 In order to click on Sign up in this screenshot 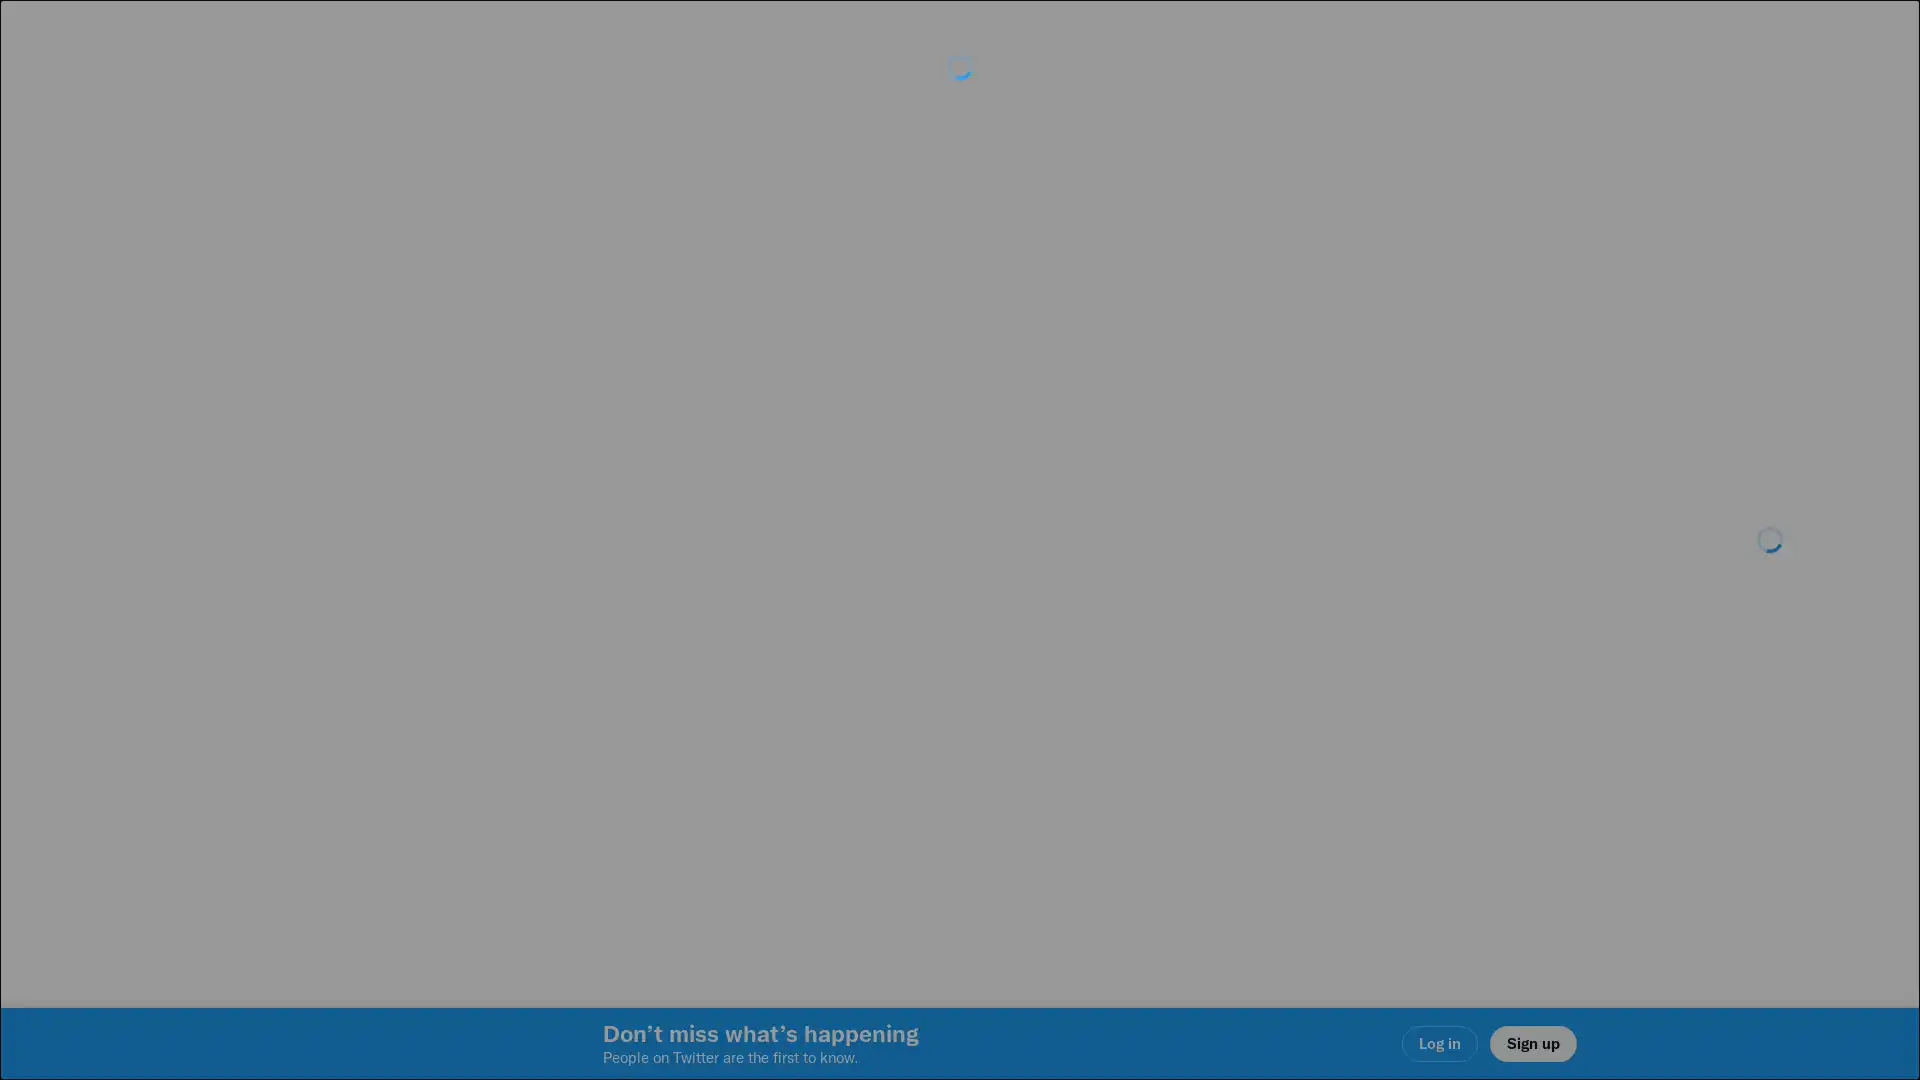, I will do `click(722, 681)`.